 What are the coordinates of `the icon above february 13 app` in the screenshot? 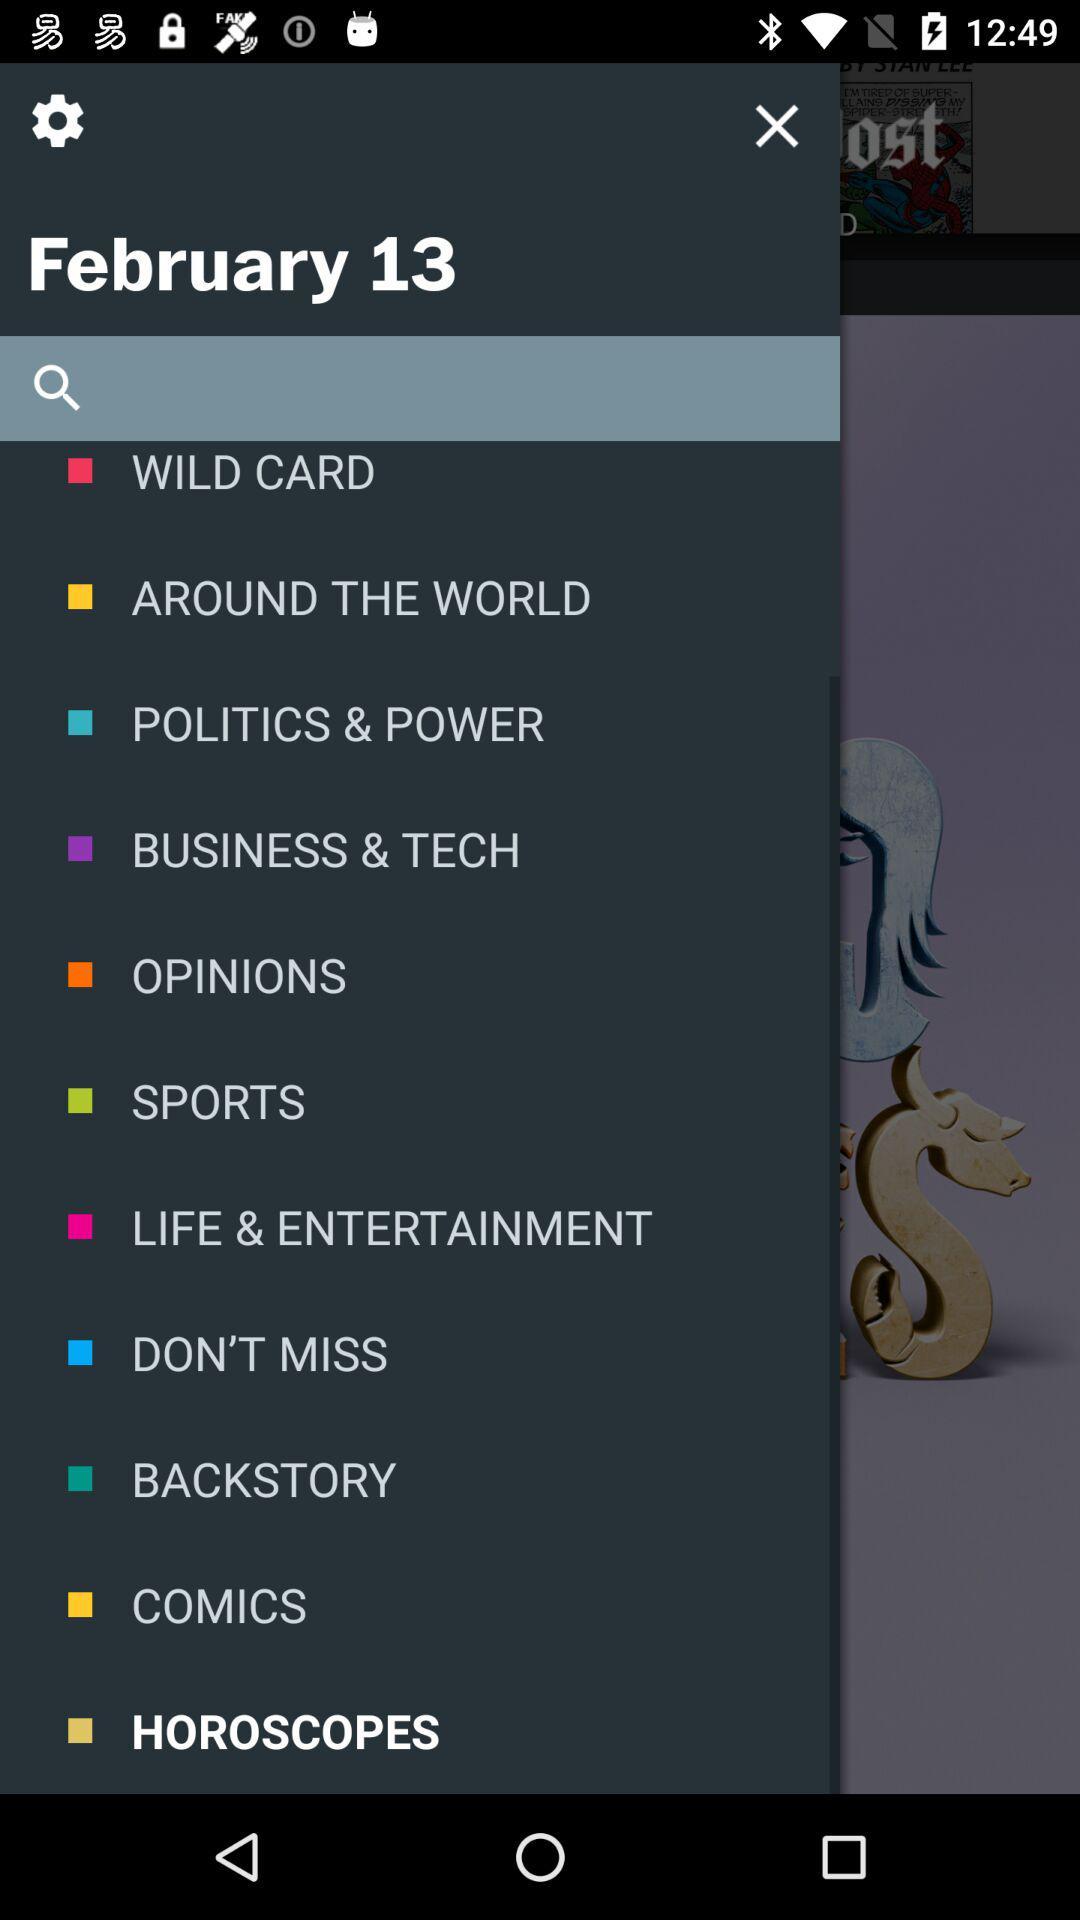 It's located at (64, 135).